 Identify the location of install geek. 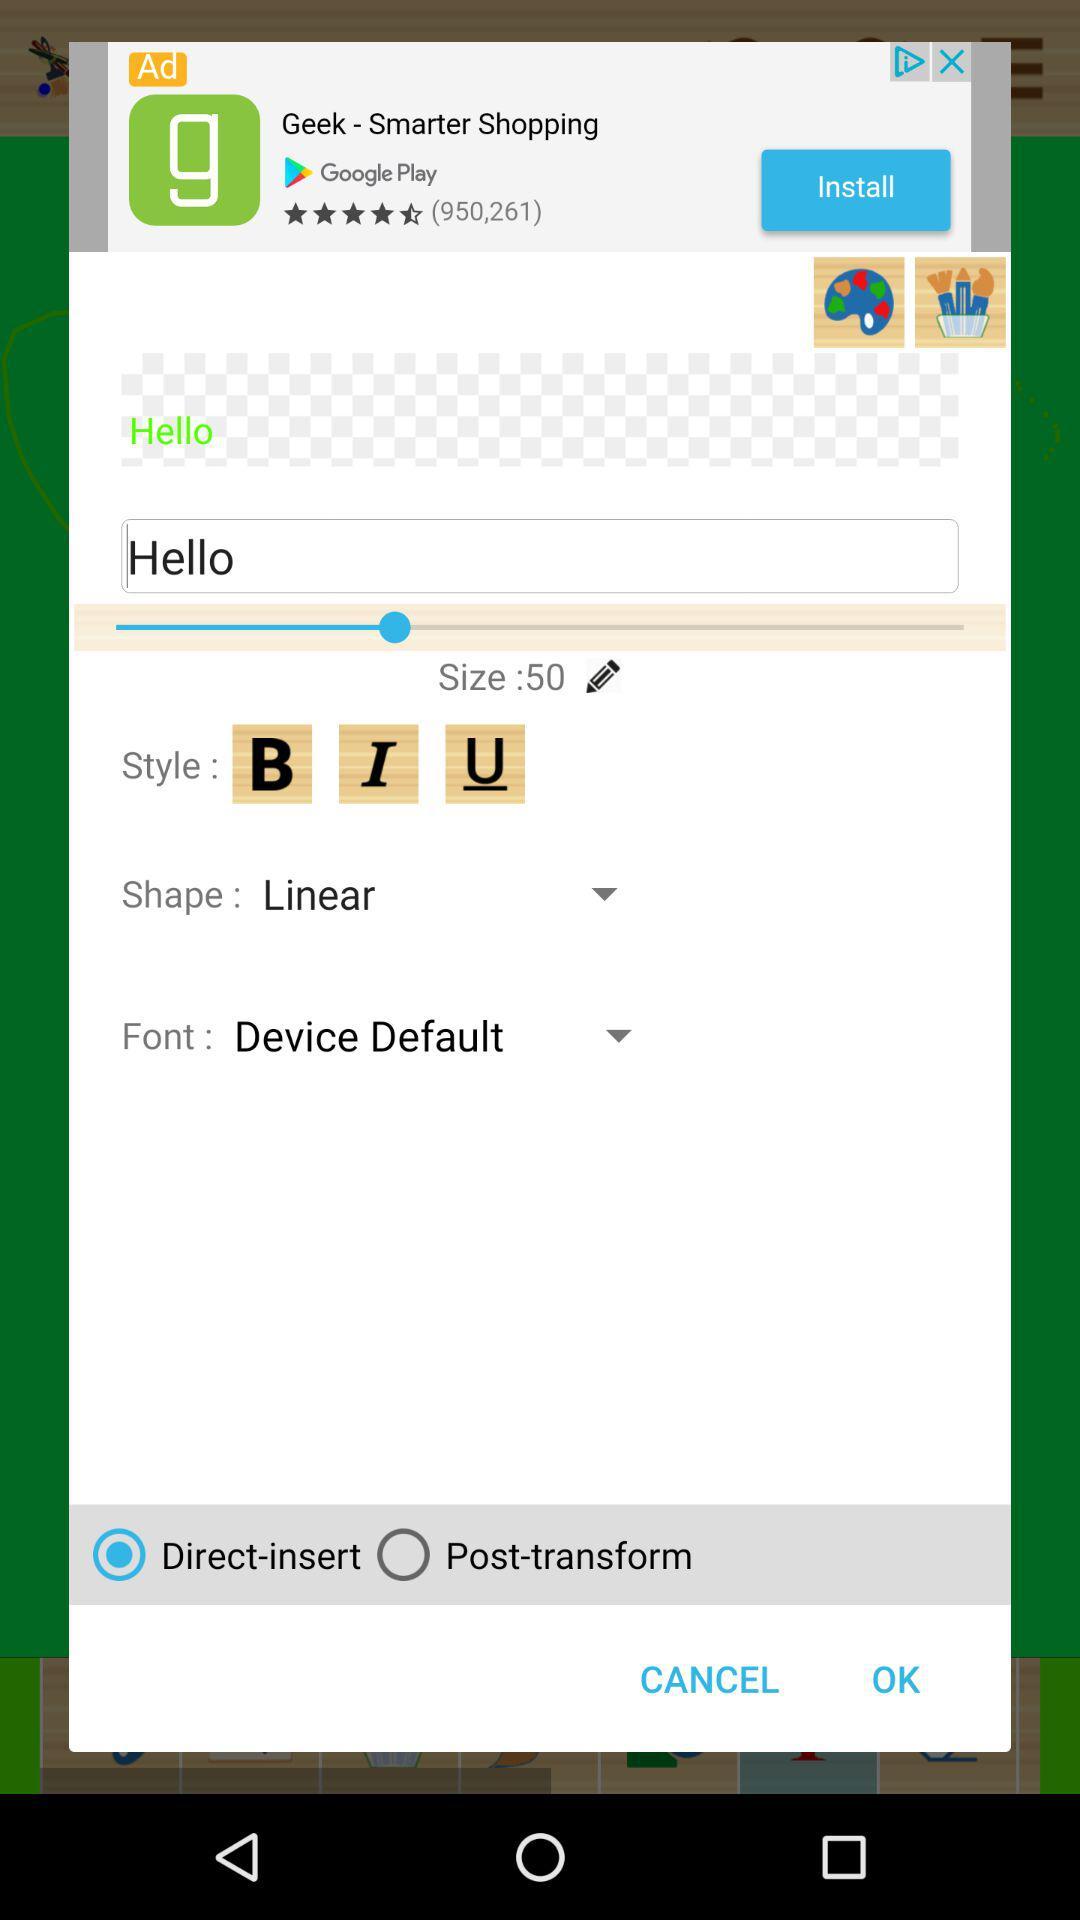
(538, 146).